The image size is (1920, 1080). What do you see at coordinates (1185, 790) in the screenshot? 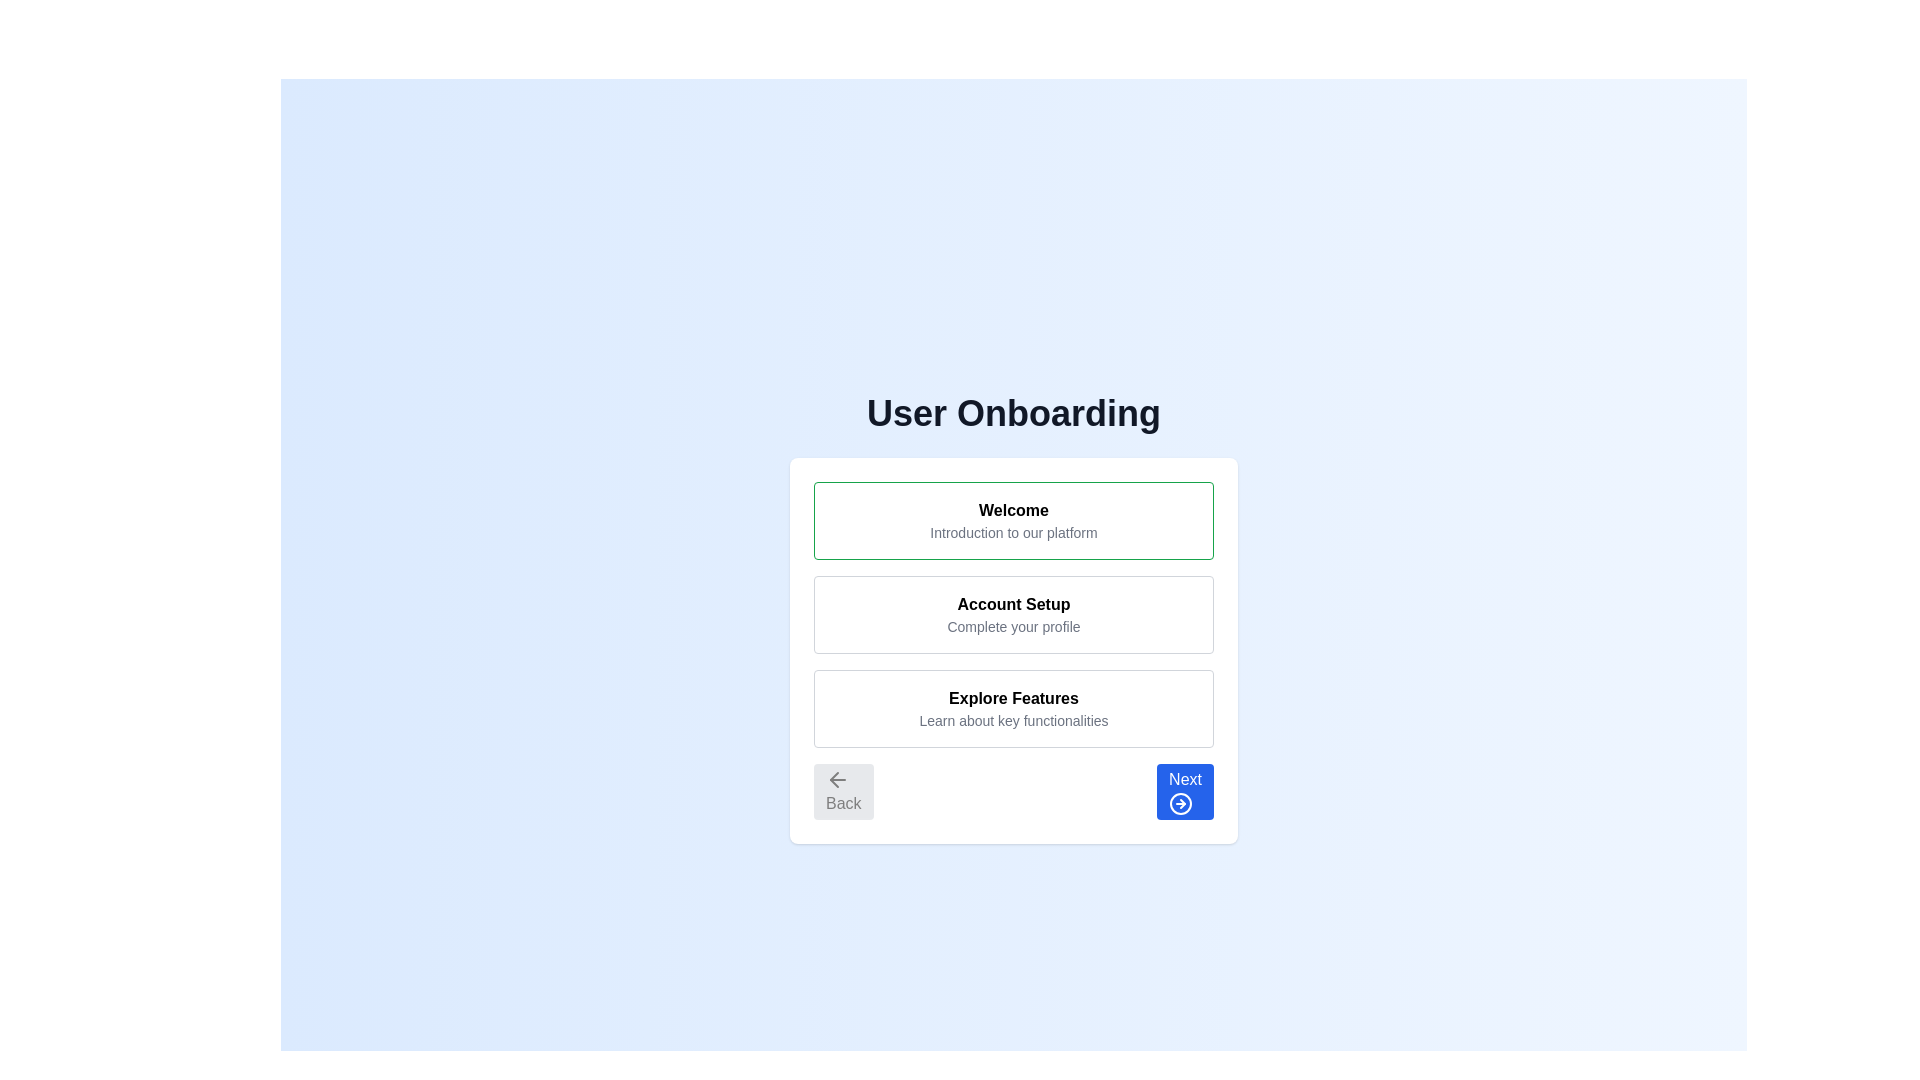
I see `the 'Next' button to advance to the next step` at bounding box center [1185, 790].